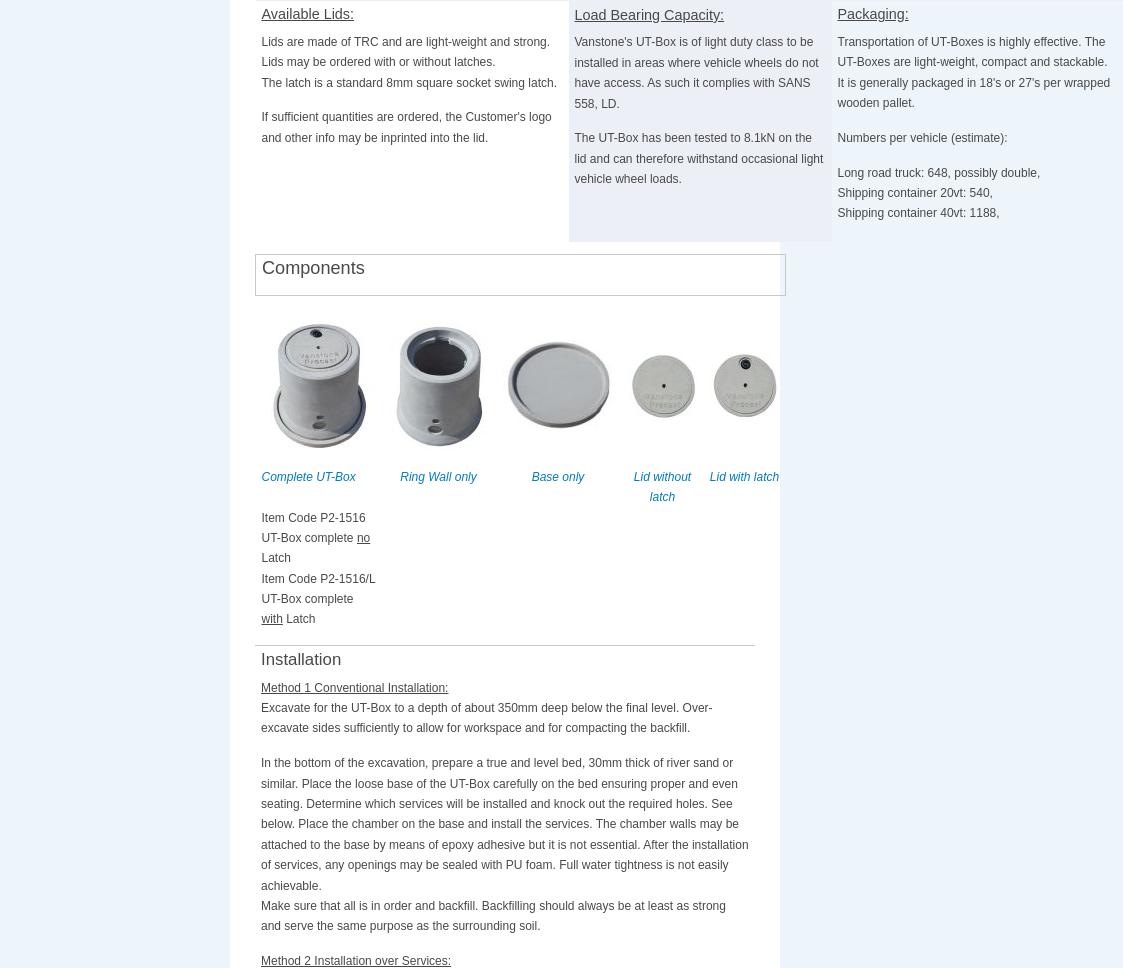  I want to click on 'Shipping container 20vt: 540,', so click(913, 193).